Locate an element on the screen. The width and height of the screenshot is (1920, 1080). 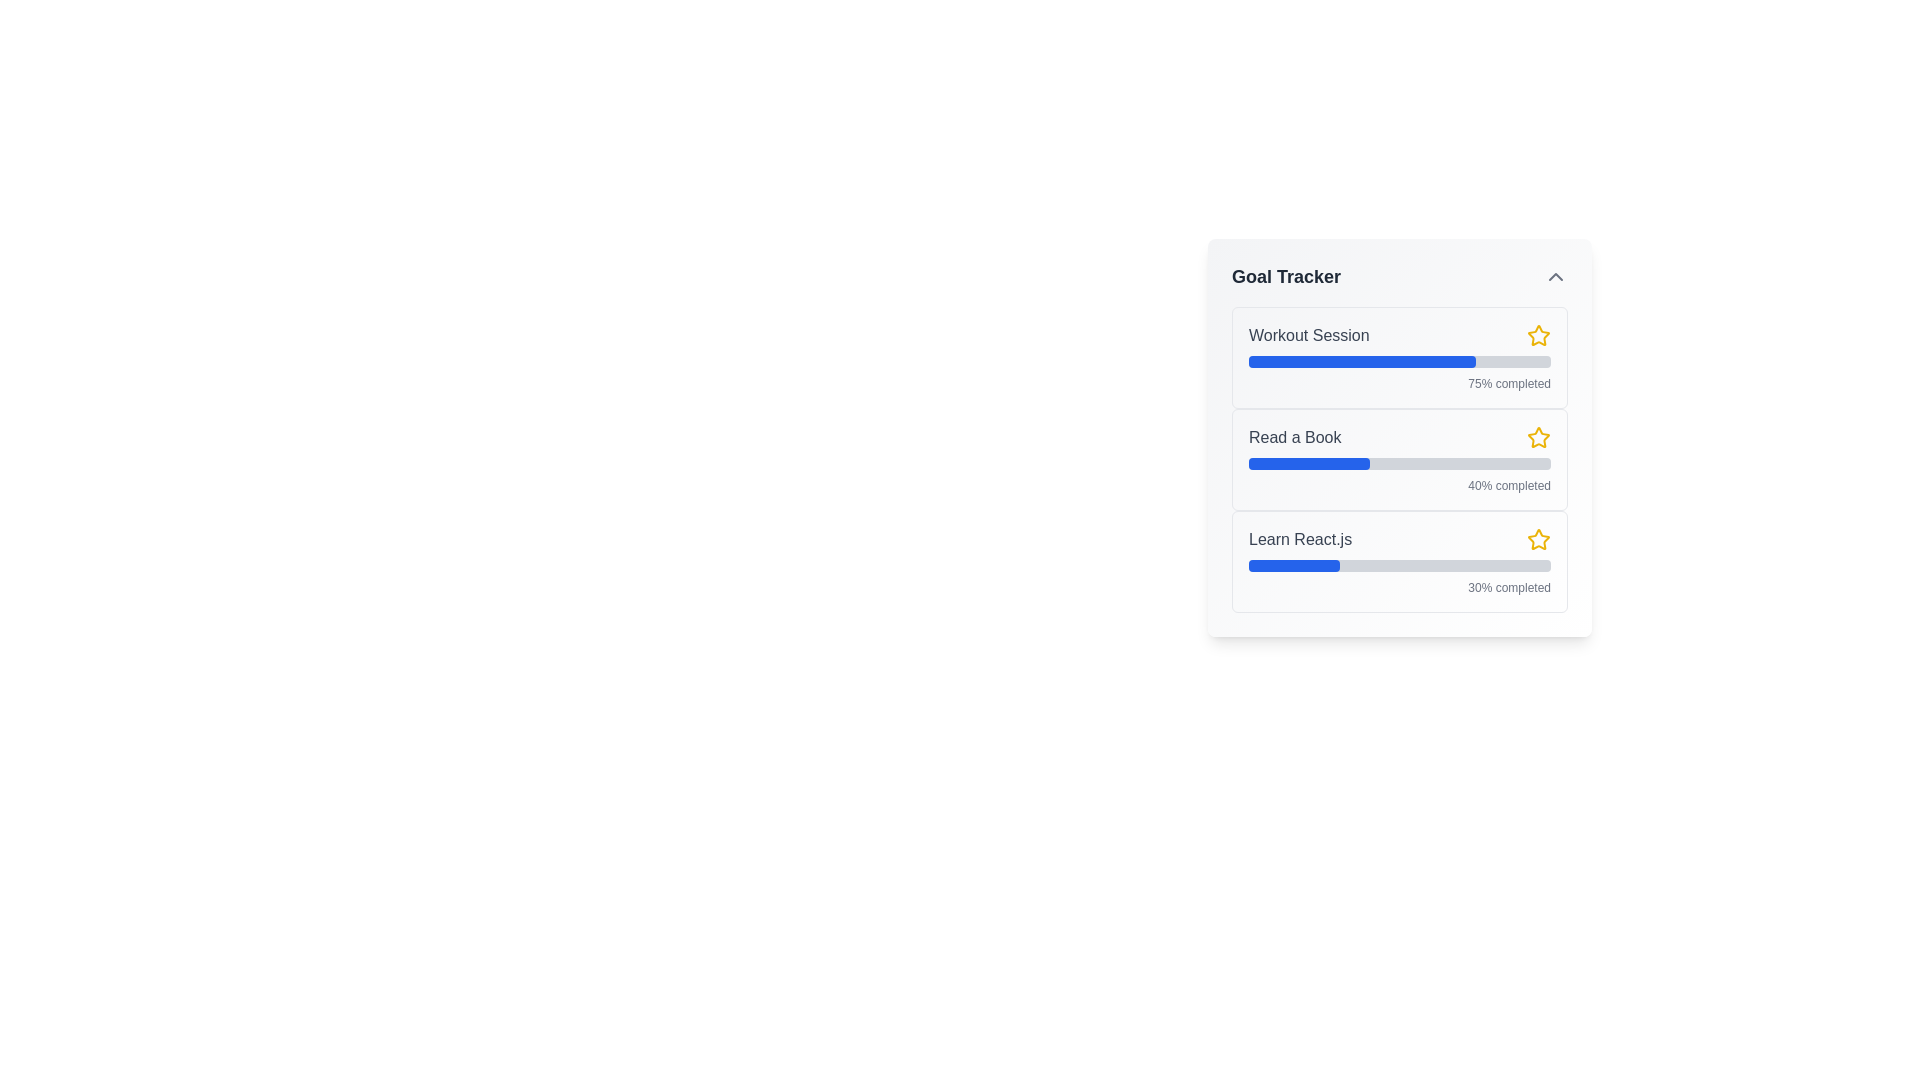
the star-shaped icon positioned to the right of the 'Learn React.js' text in the 'Goal Tracker' widget is located at coordinates (1538, 540).